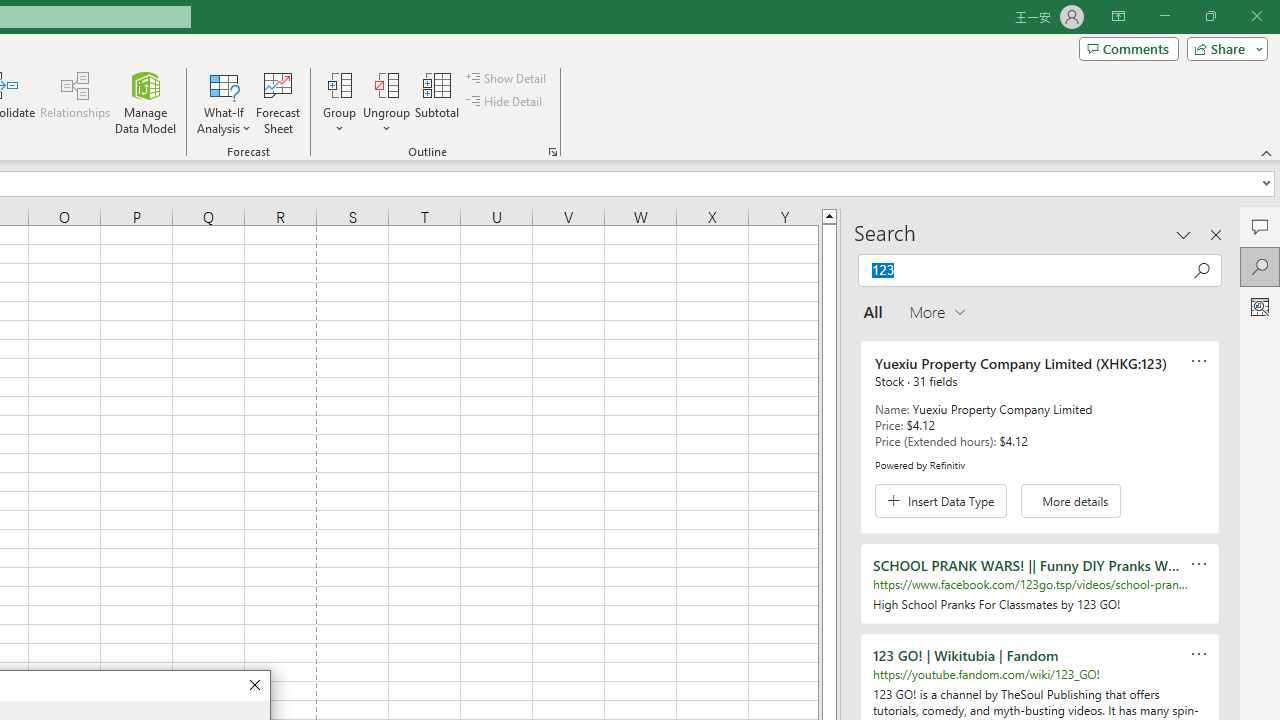 The height and width of the screenshot is (720, 1280). Describe the element at coordinates (507, 77) in the screenshot. I see `'Show Detail'` at that location.